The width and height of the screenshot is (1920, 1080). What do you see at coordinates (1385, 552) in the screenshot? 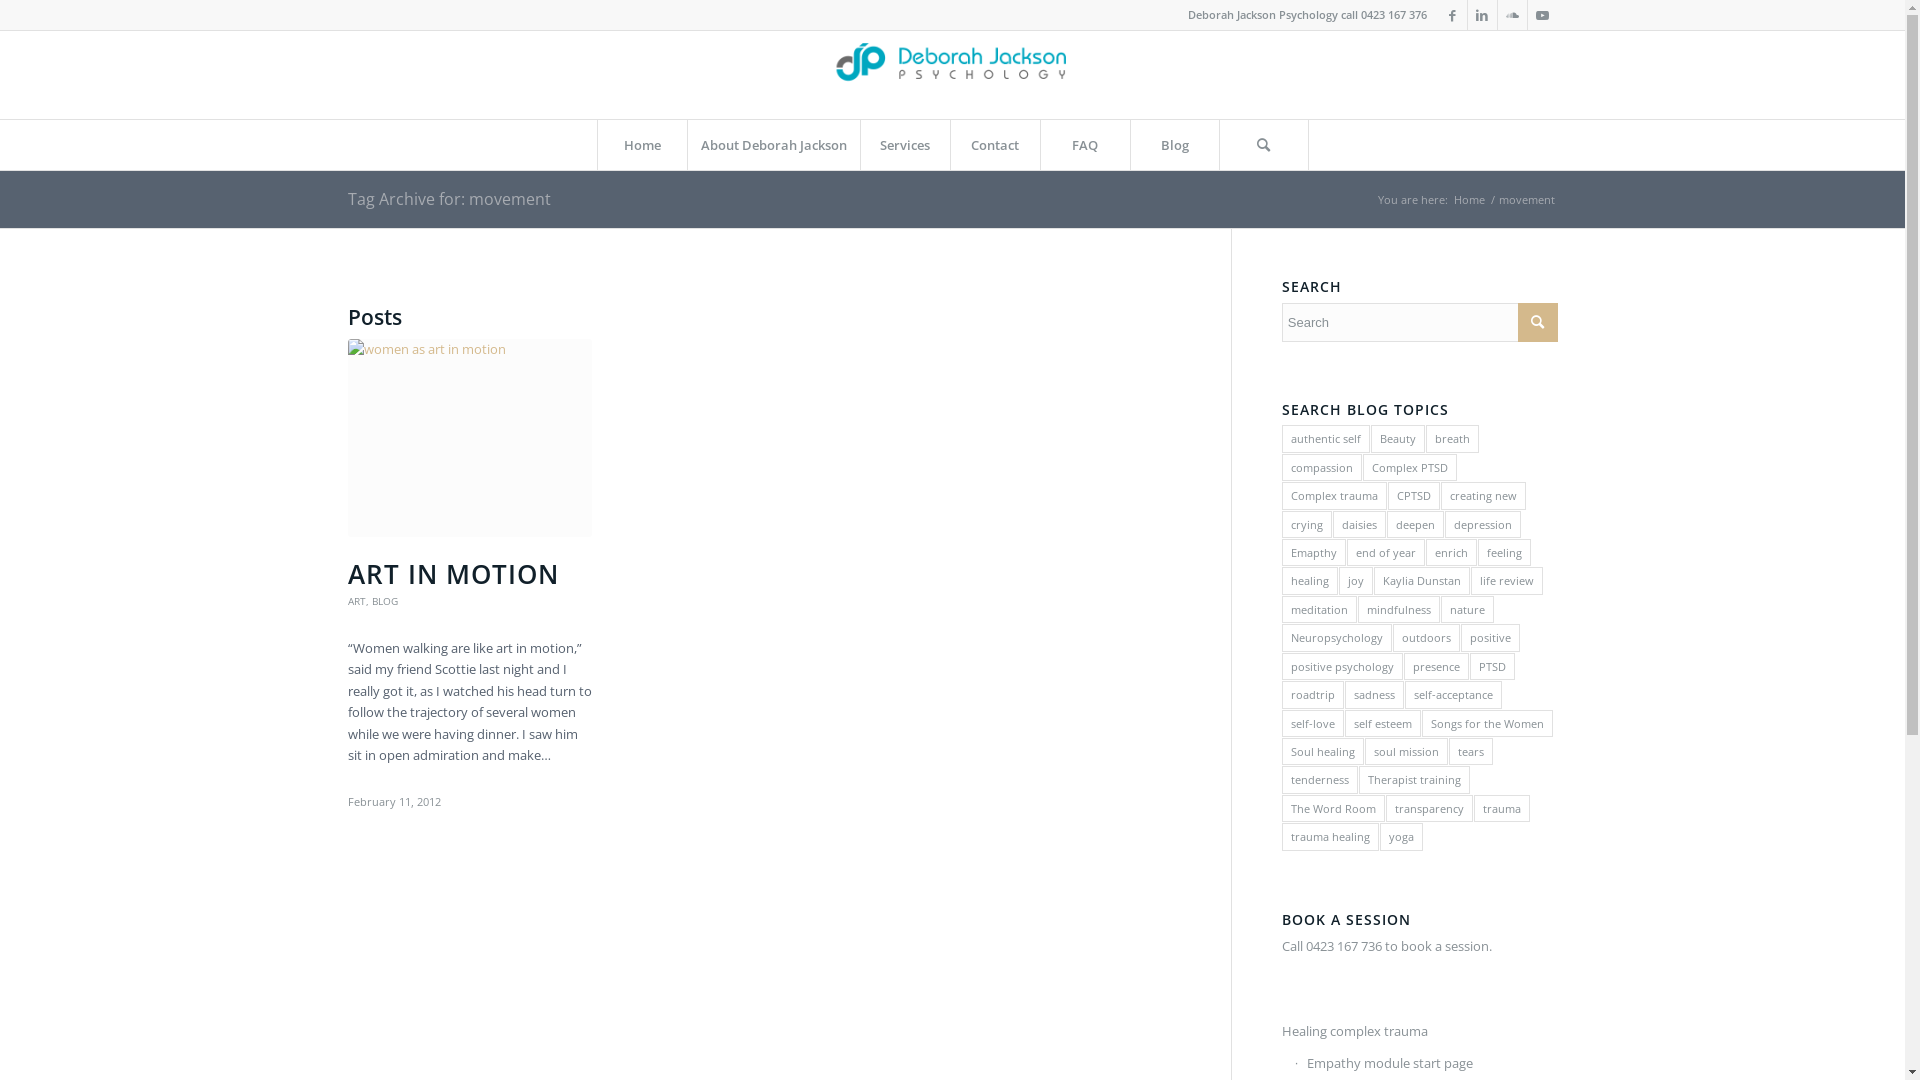
I see `'end of year'` at bounding box center [1385, 552].